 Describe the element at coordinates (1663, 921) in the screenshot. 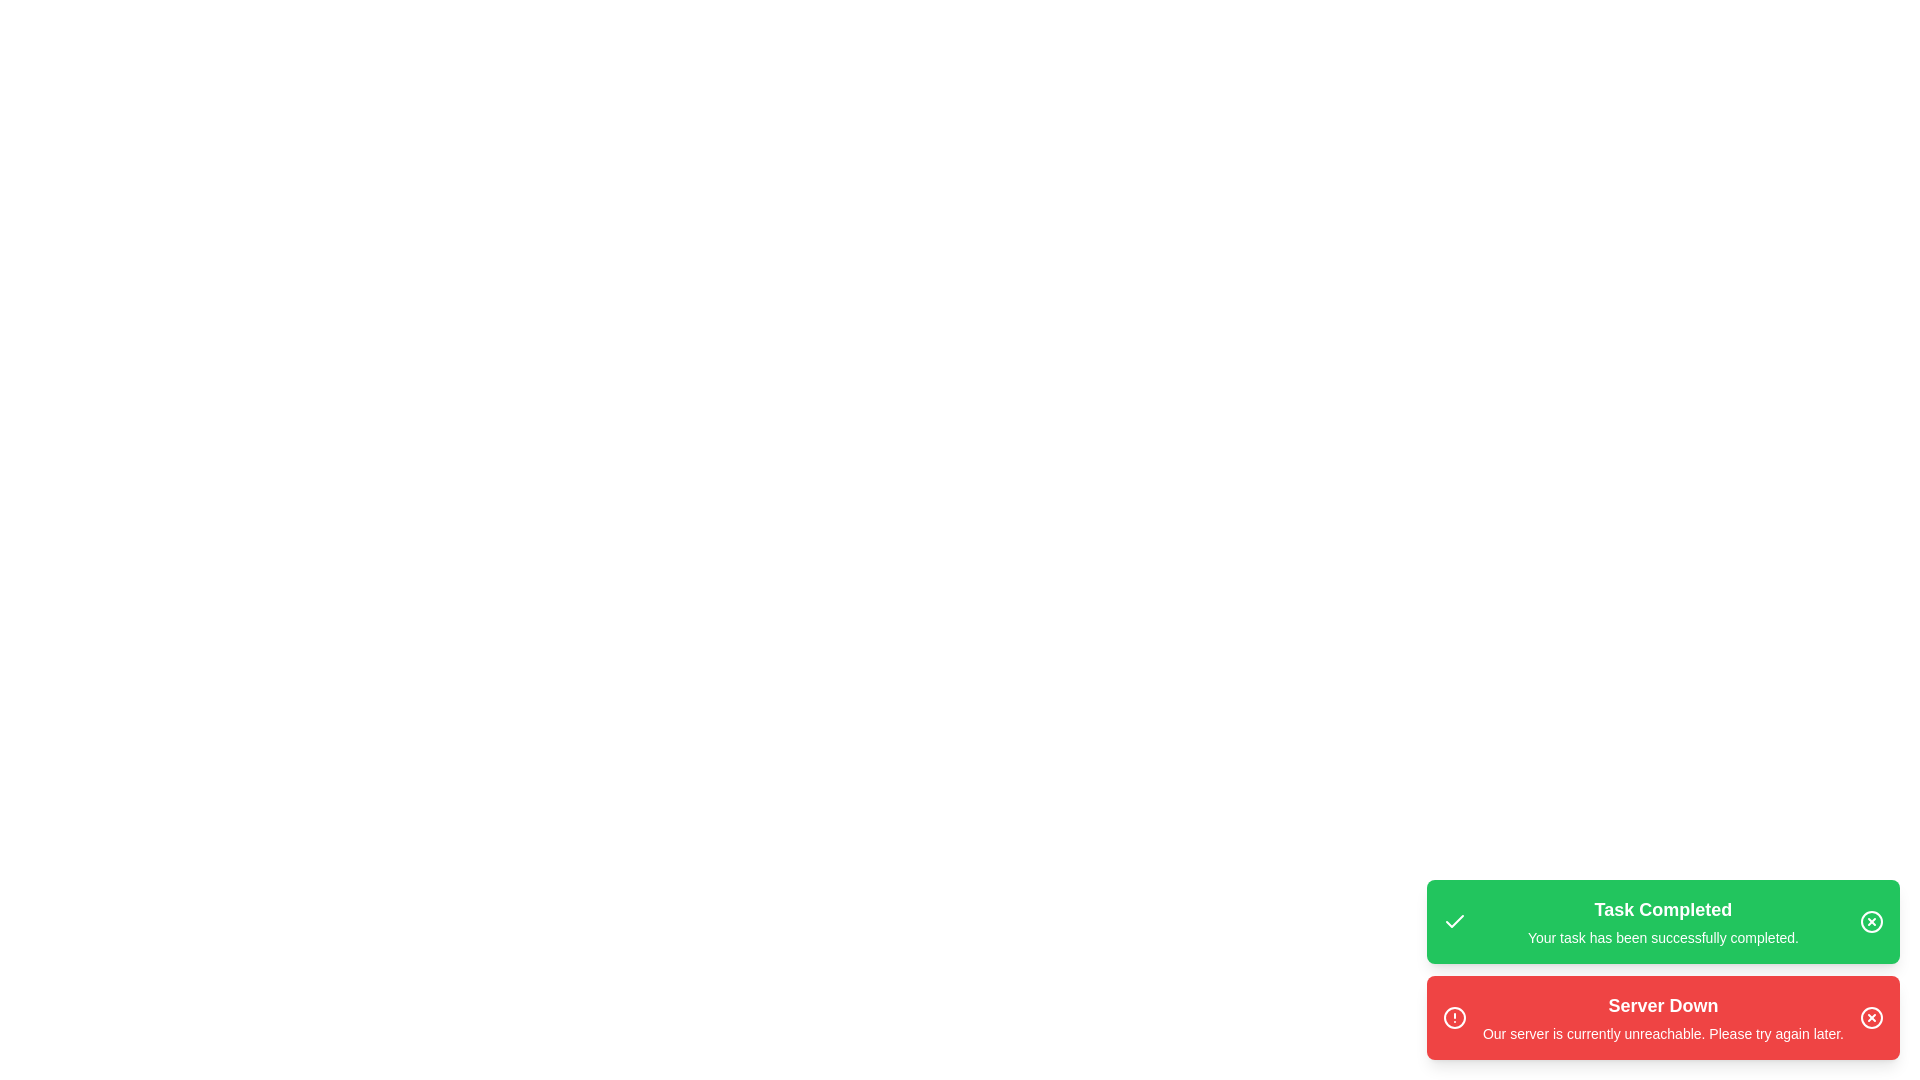

I see `the 'Task Completed' notification to trigger the hover effect` at that location.